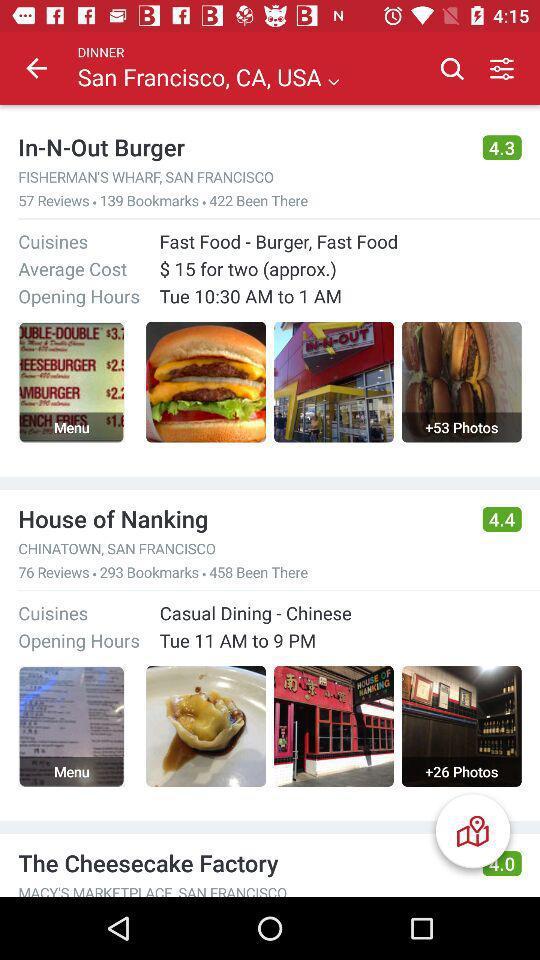  What do you see at coordinates (36, 68) in the screenshot?
I see `item next to the dinner` at bounding box center [36, 68].